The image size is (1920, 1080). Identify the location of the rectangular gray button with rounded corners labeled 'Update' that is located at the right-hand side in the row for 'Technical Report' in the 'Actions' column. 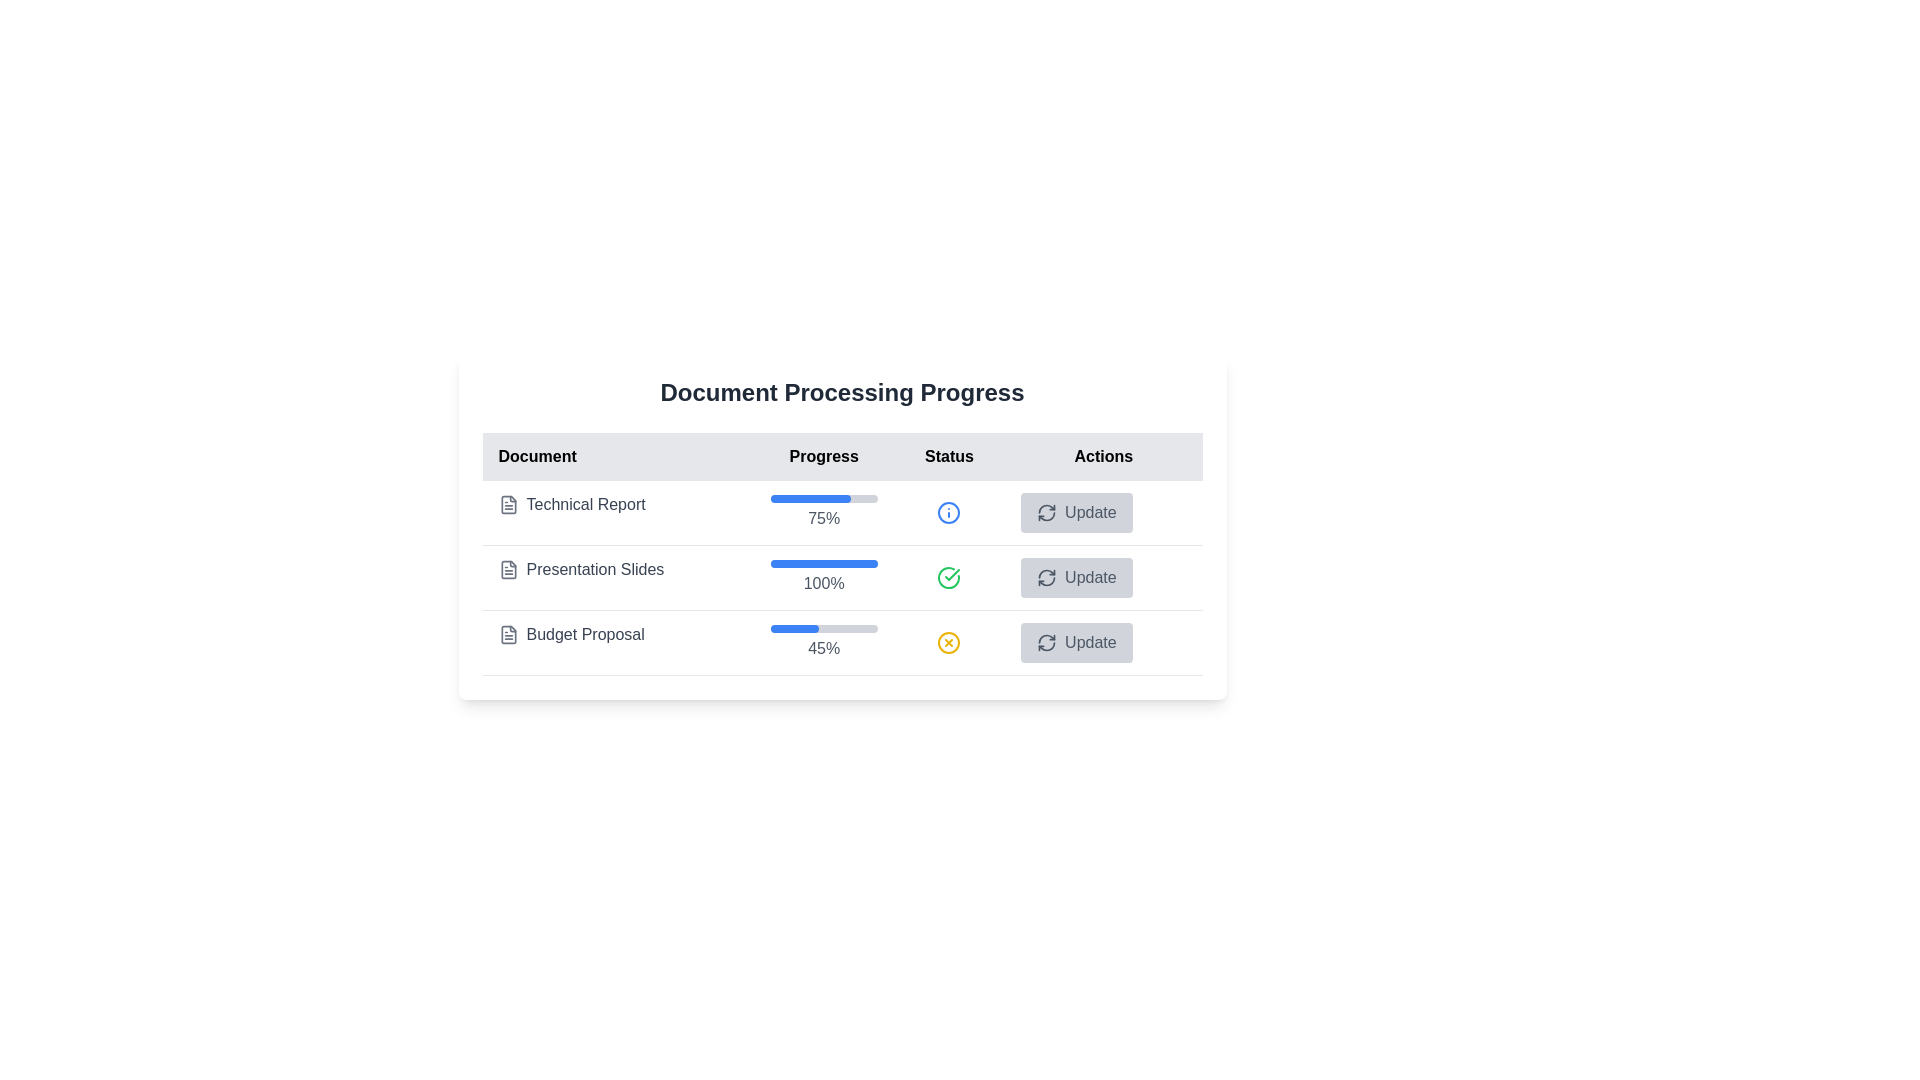
(1102, 512).